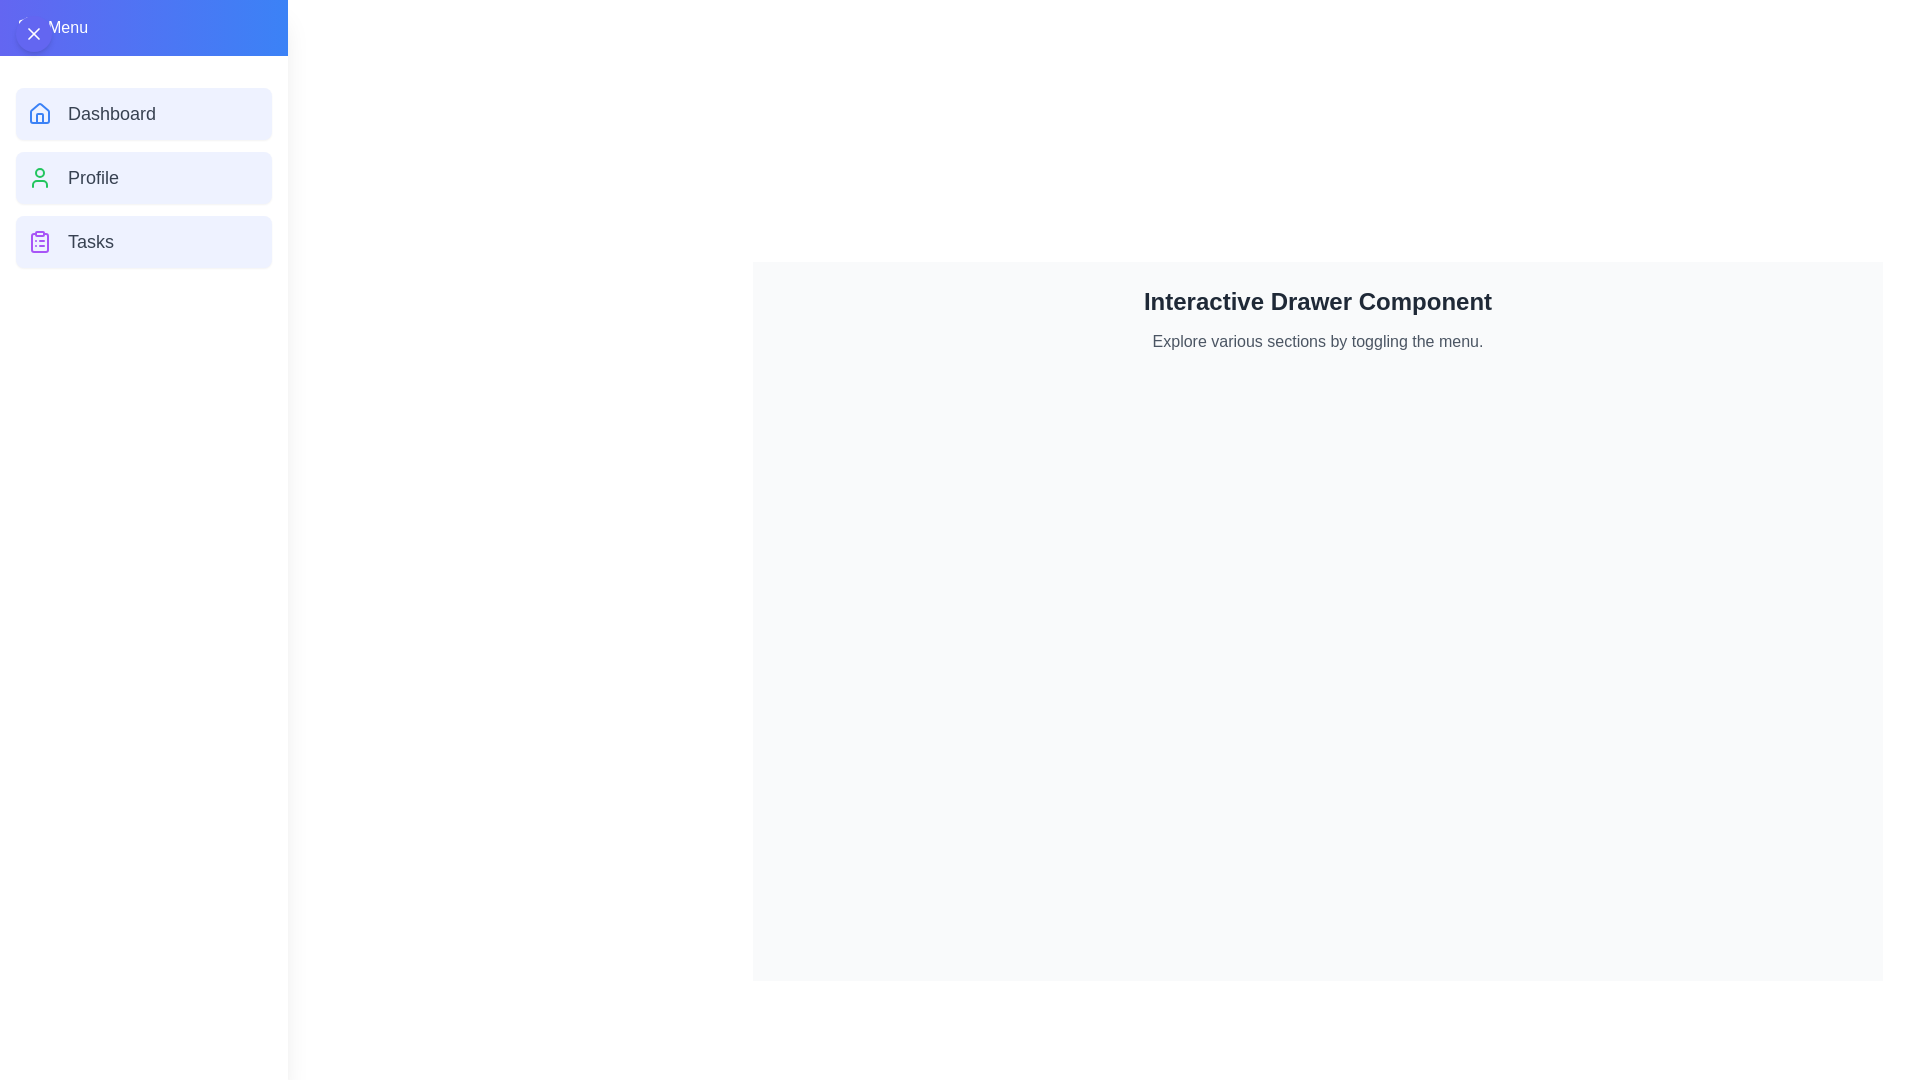  Describe the element at coordinates (143, 176) in the screenshot. I see `the 'Profile' button in the menu to navigate to the Profile section` at that location.